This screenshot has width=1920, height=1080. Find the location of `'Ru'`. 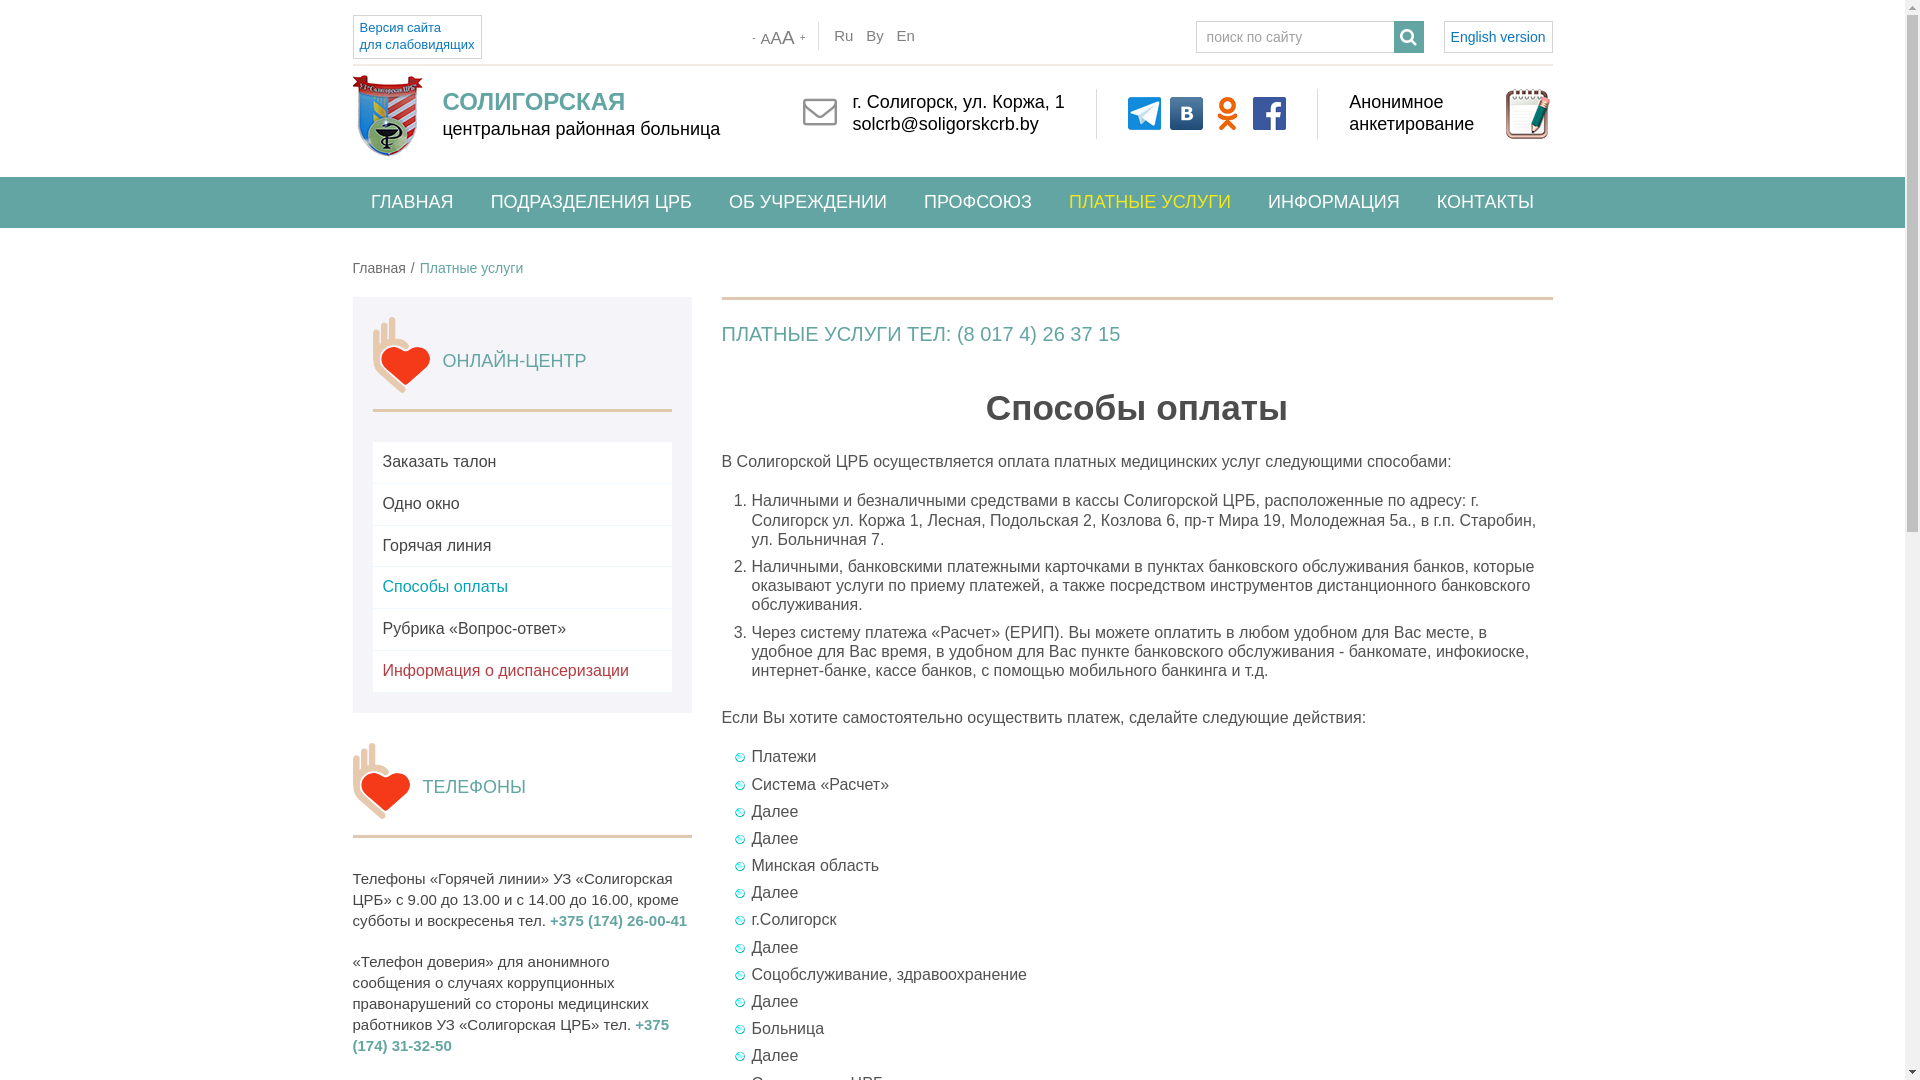

'Ru' is located at coordinates (829, 35).